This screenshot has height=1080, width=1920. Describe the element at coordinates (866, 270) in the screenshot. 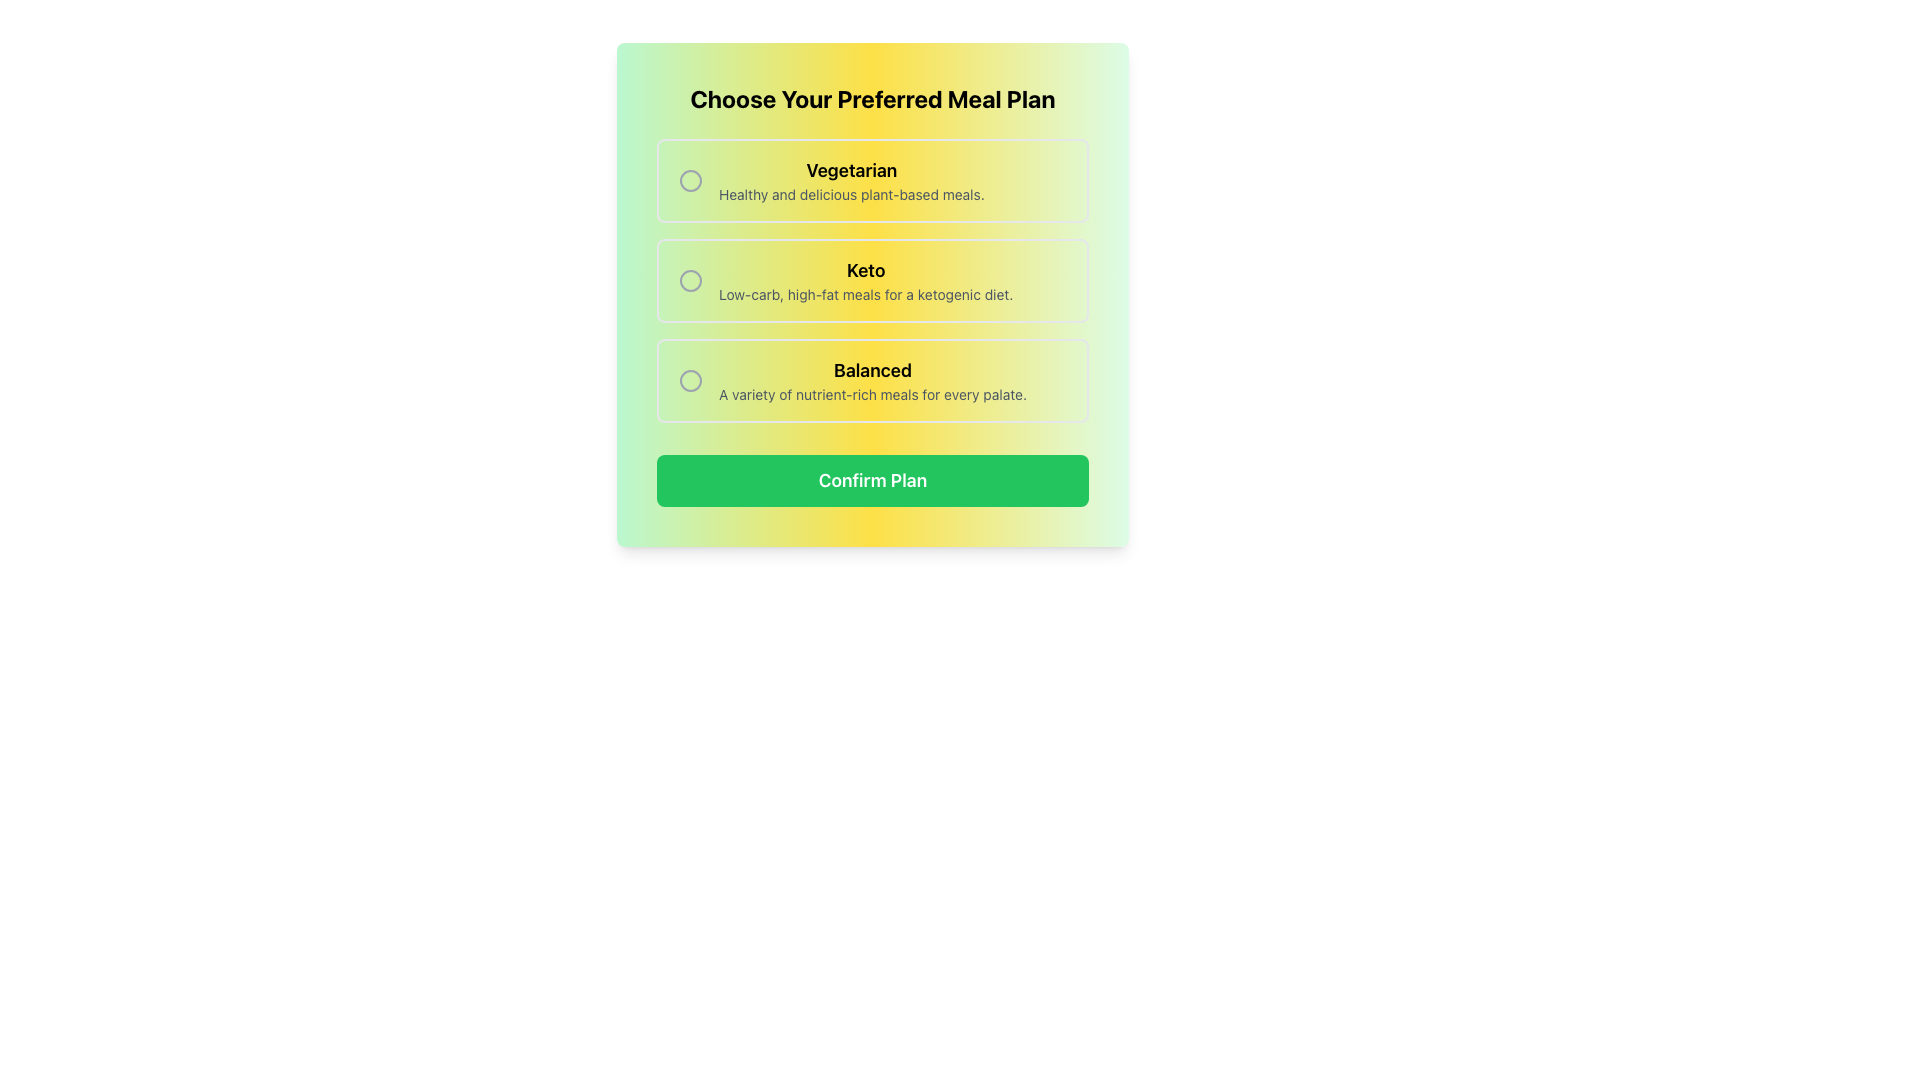

I see `the Text Label that serves as a title for the ketogenic meal plan option, positioned centrally at the top of the selection interface` at that location.